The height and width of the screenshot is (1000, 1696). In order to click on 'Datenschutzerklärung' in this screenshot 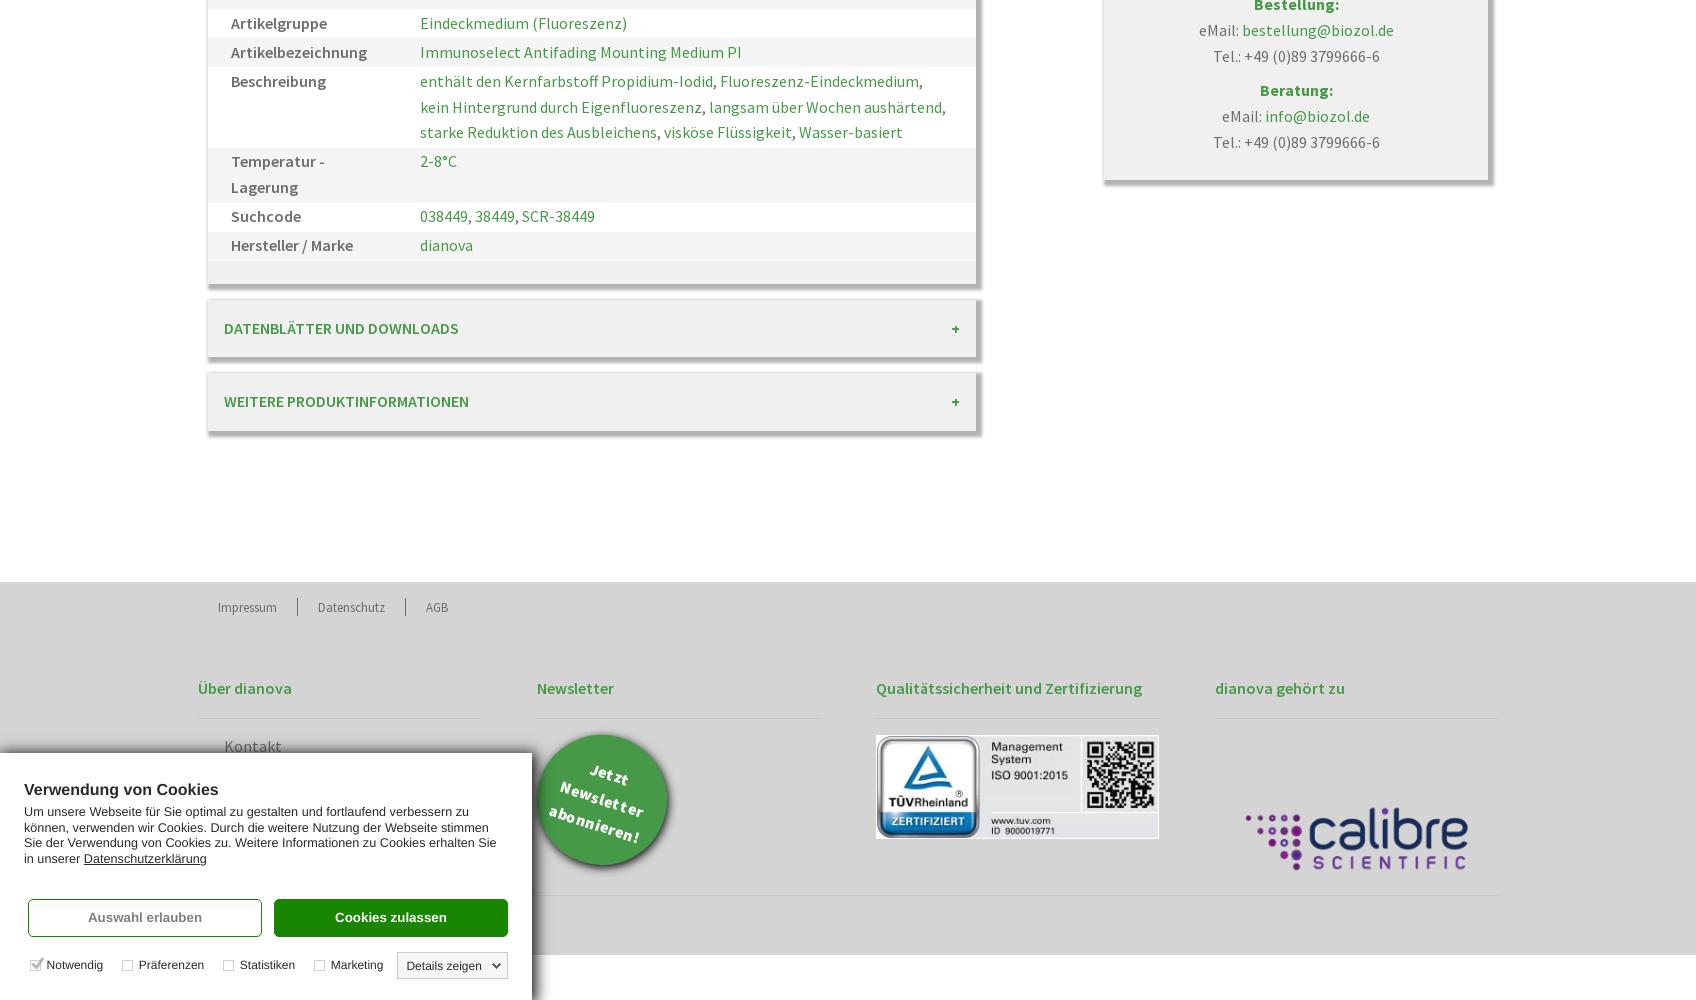, I will do `click(81, 857)`.